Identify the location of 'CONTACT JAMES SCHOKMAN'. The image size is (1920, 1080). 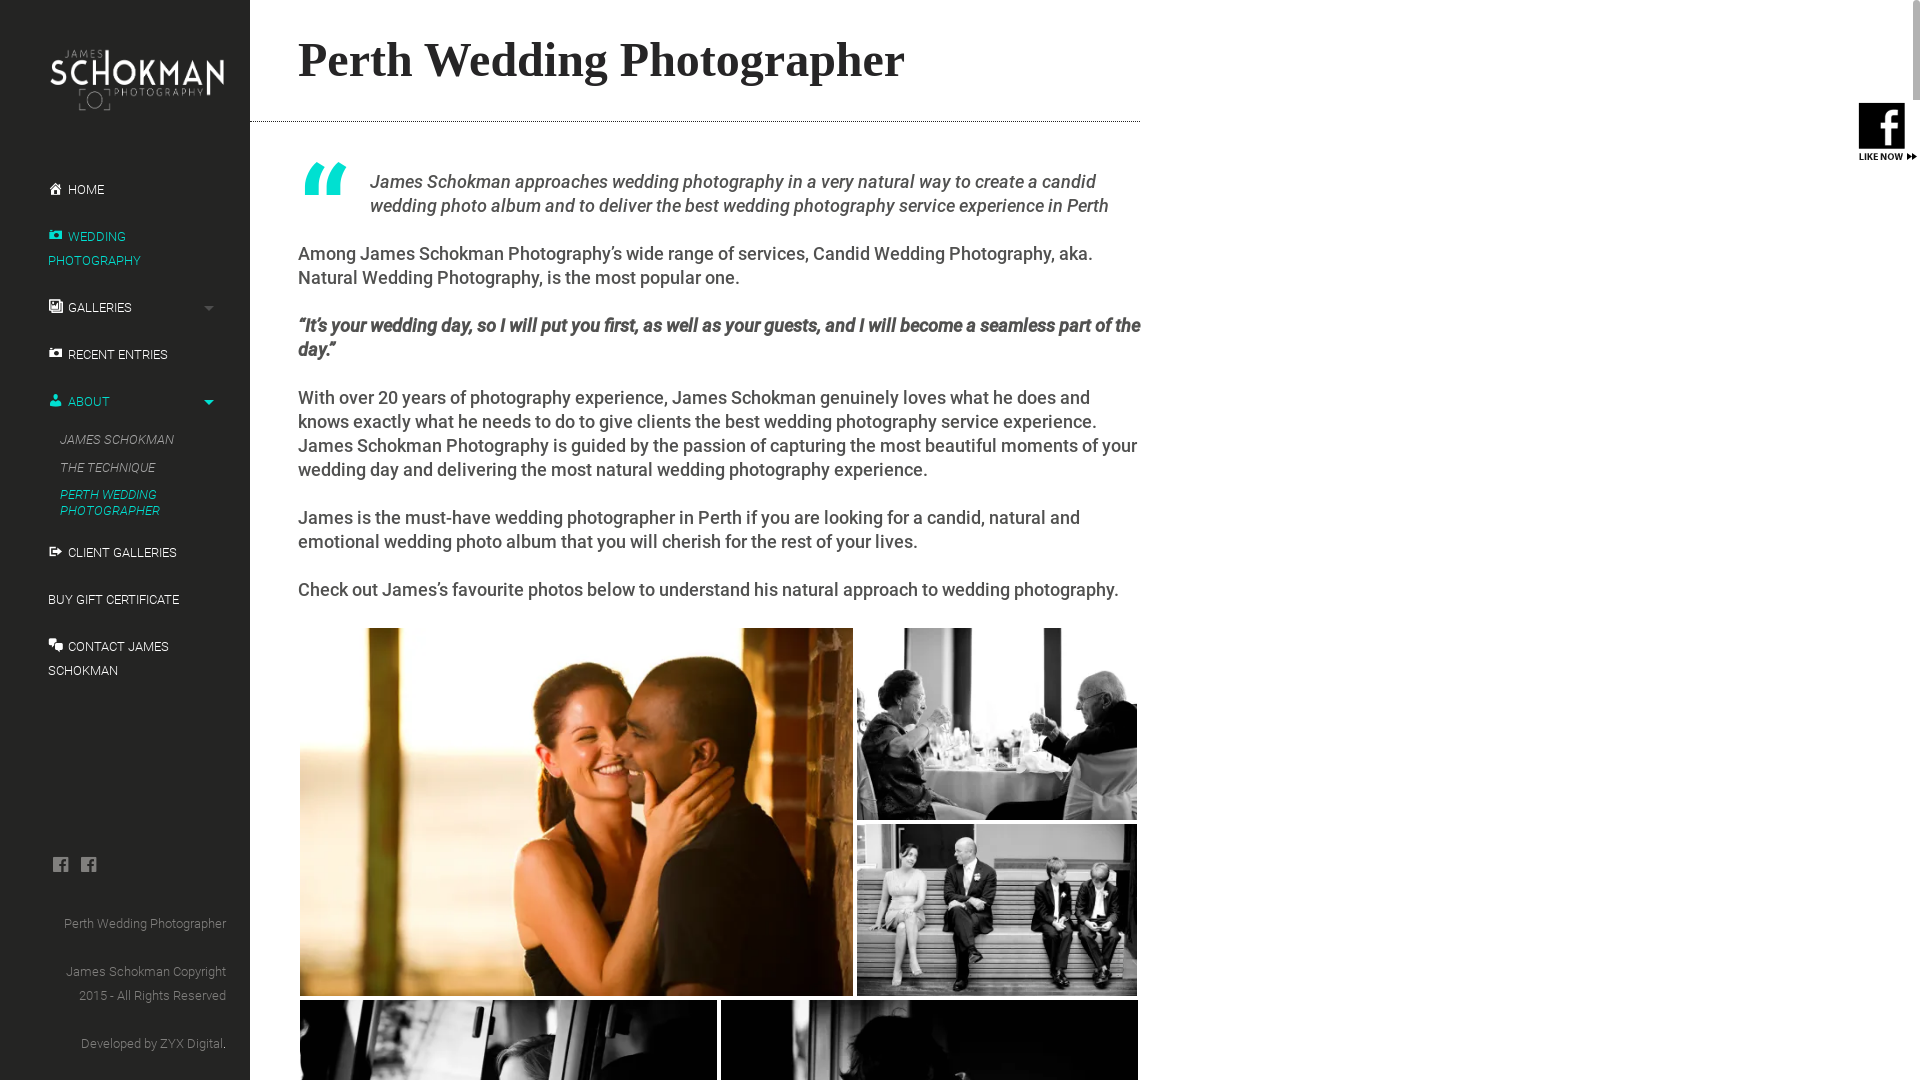
(123, 659).